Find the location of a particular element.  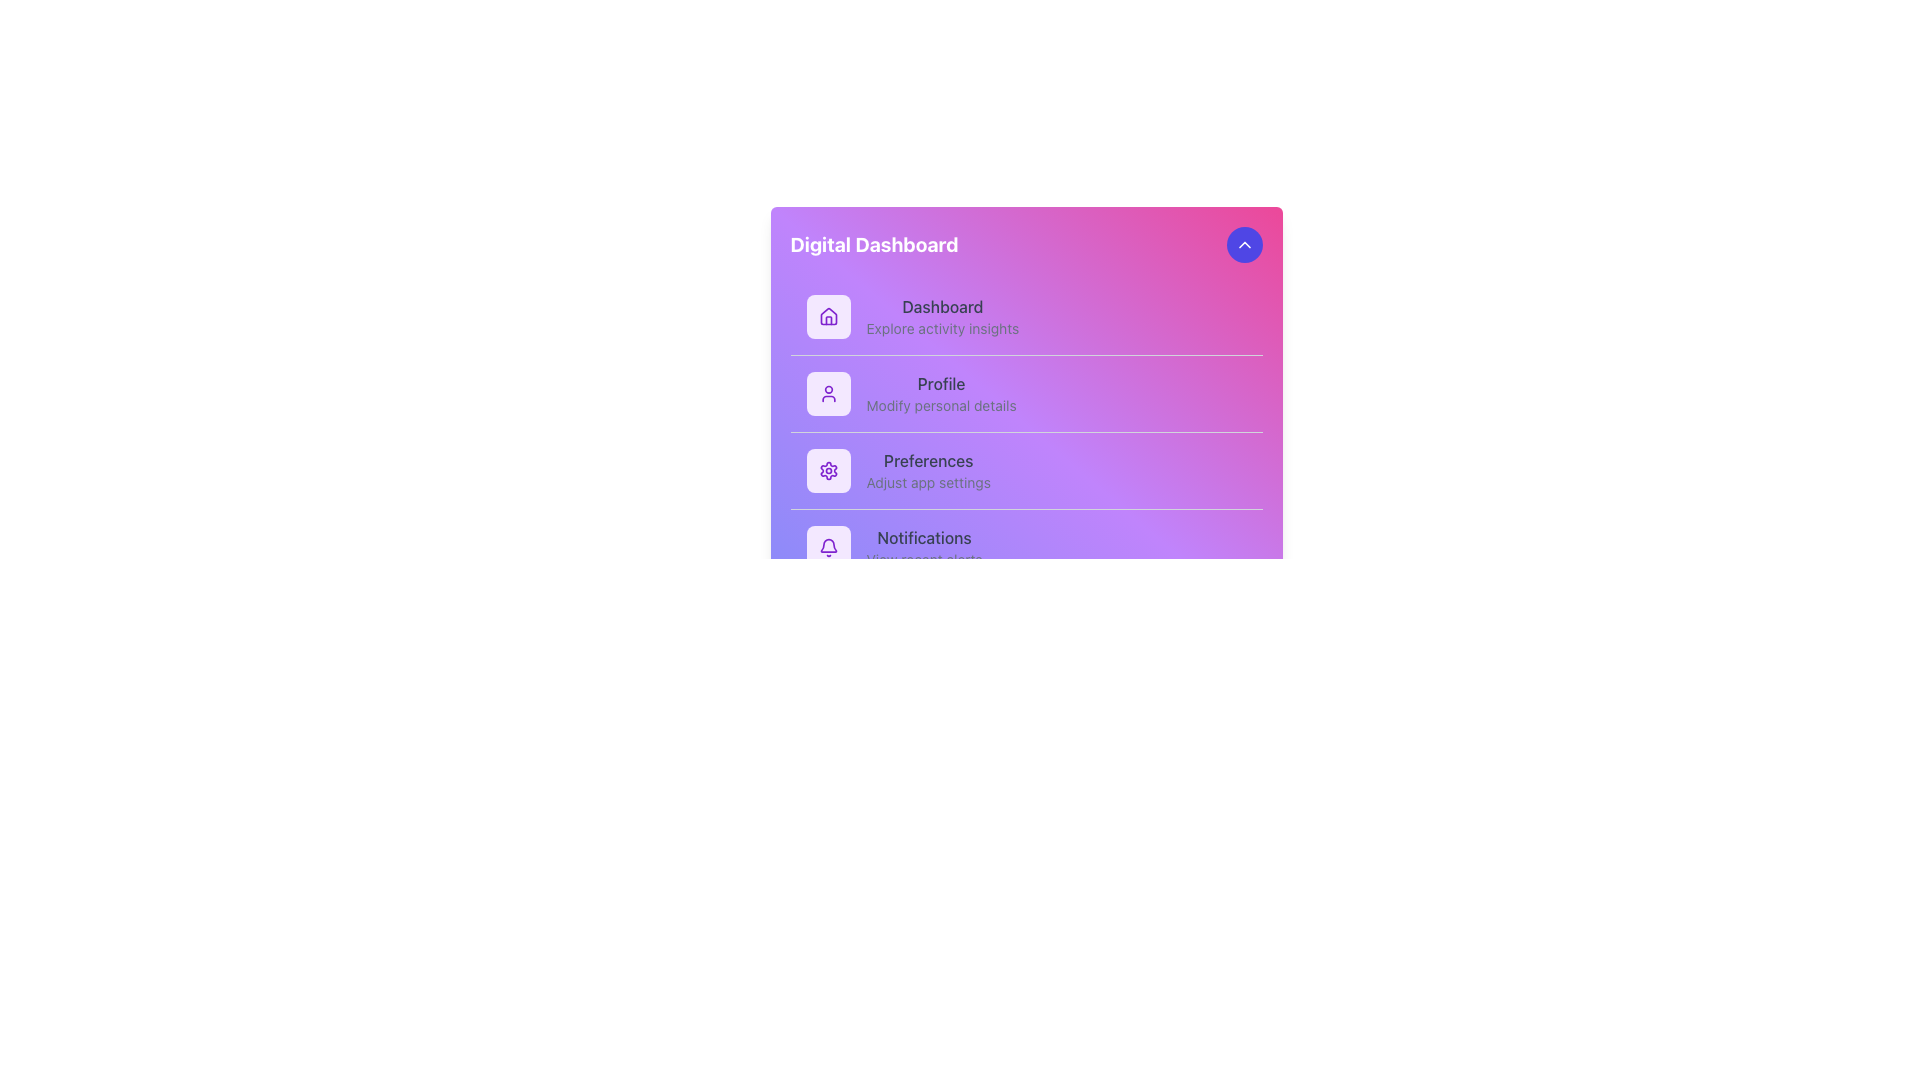

the outlined bell icon, which is part of the notification UI element is located at coordinates (828, 547).